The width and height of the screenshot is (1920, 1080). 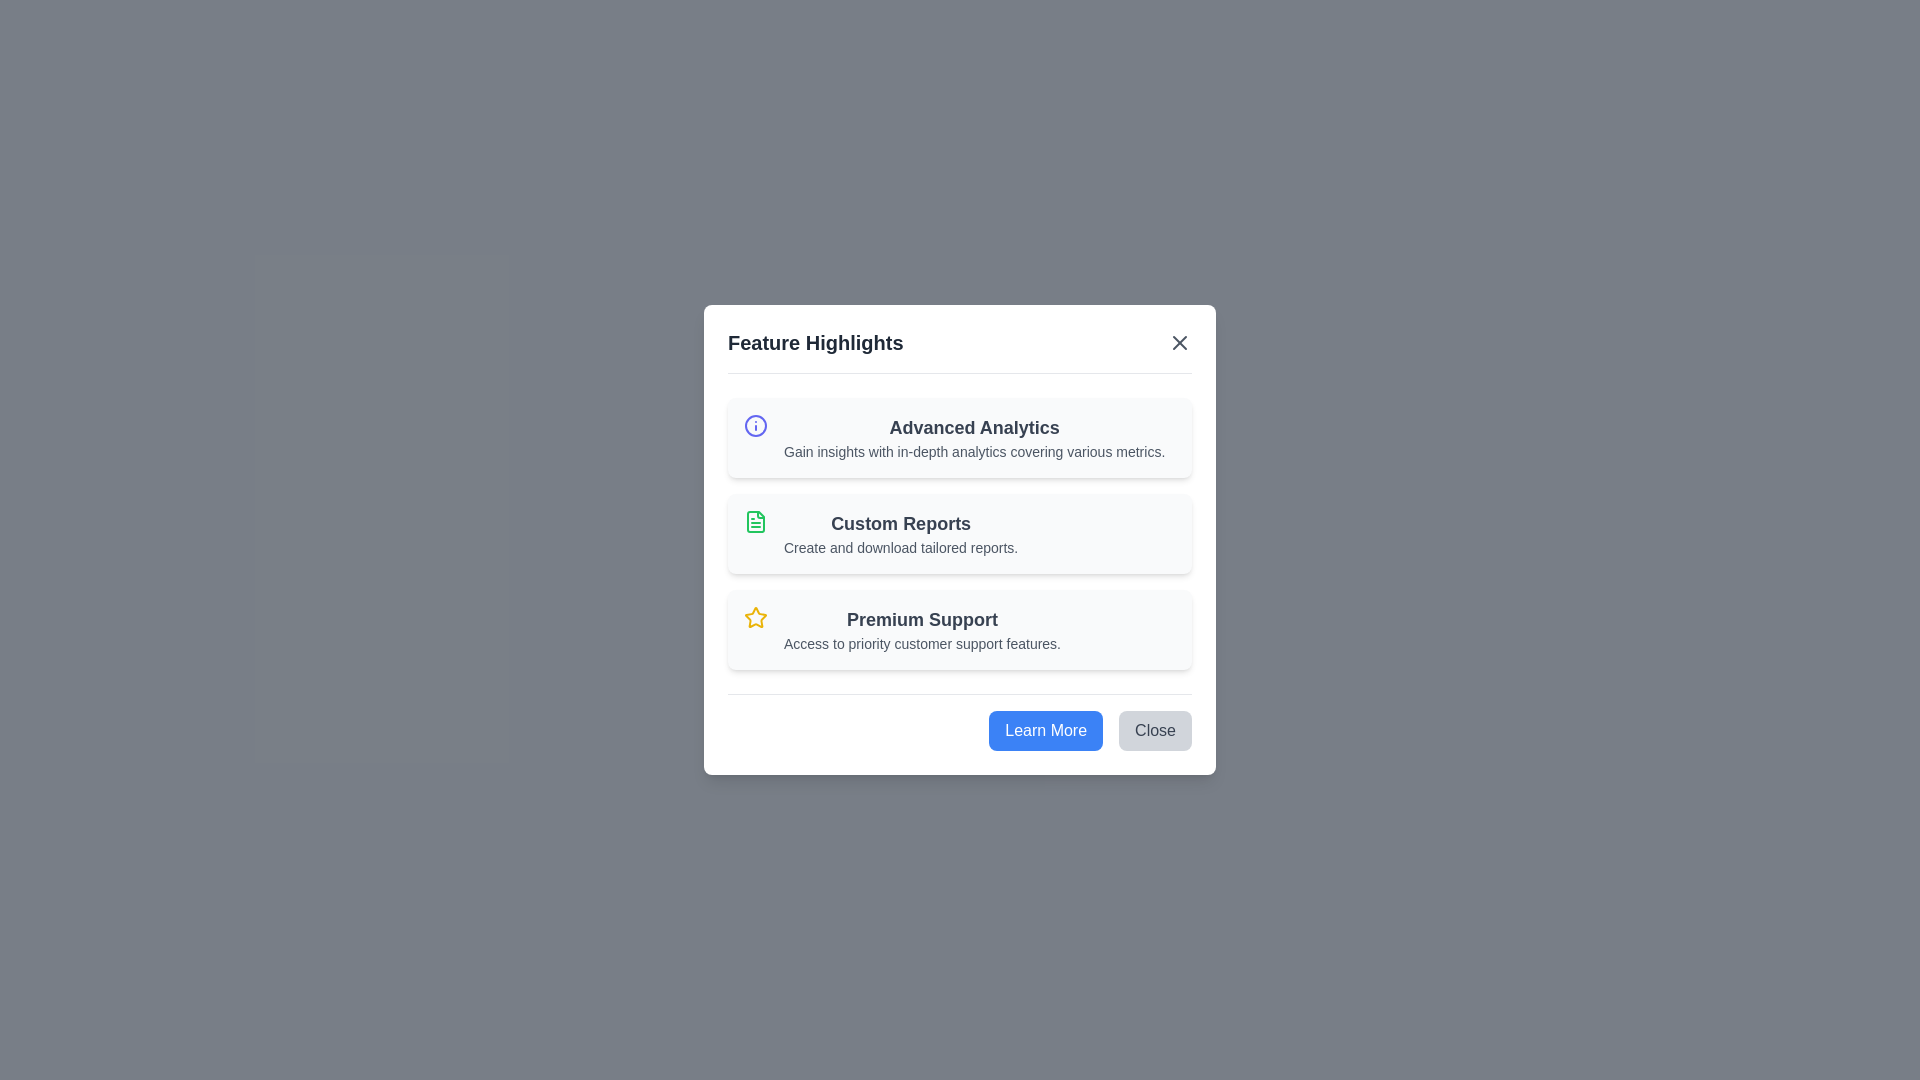 I want to click on the text element labeled 'Advanced Analytics', which is styled in bold and dark gray, and is the title of the first feature in the 'Feature Highlights' section, so click(x=974, y=427).